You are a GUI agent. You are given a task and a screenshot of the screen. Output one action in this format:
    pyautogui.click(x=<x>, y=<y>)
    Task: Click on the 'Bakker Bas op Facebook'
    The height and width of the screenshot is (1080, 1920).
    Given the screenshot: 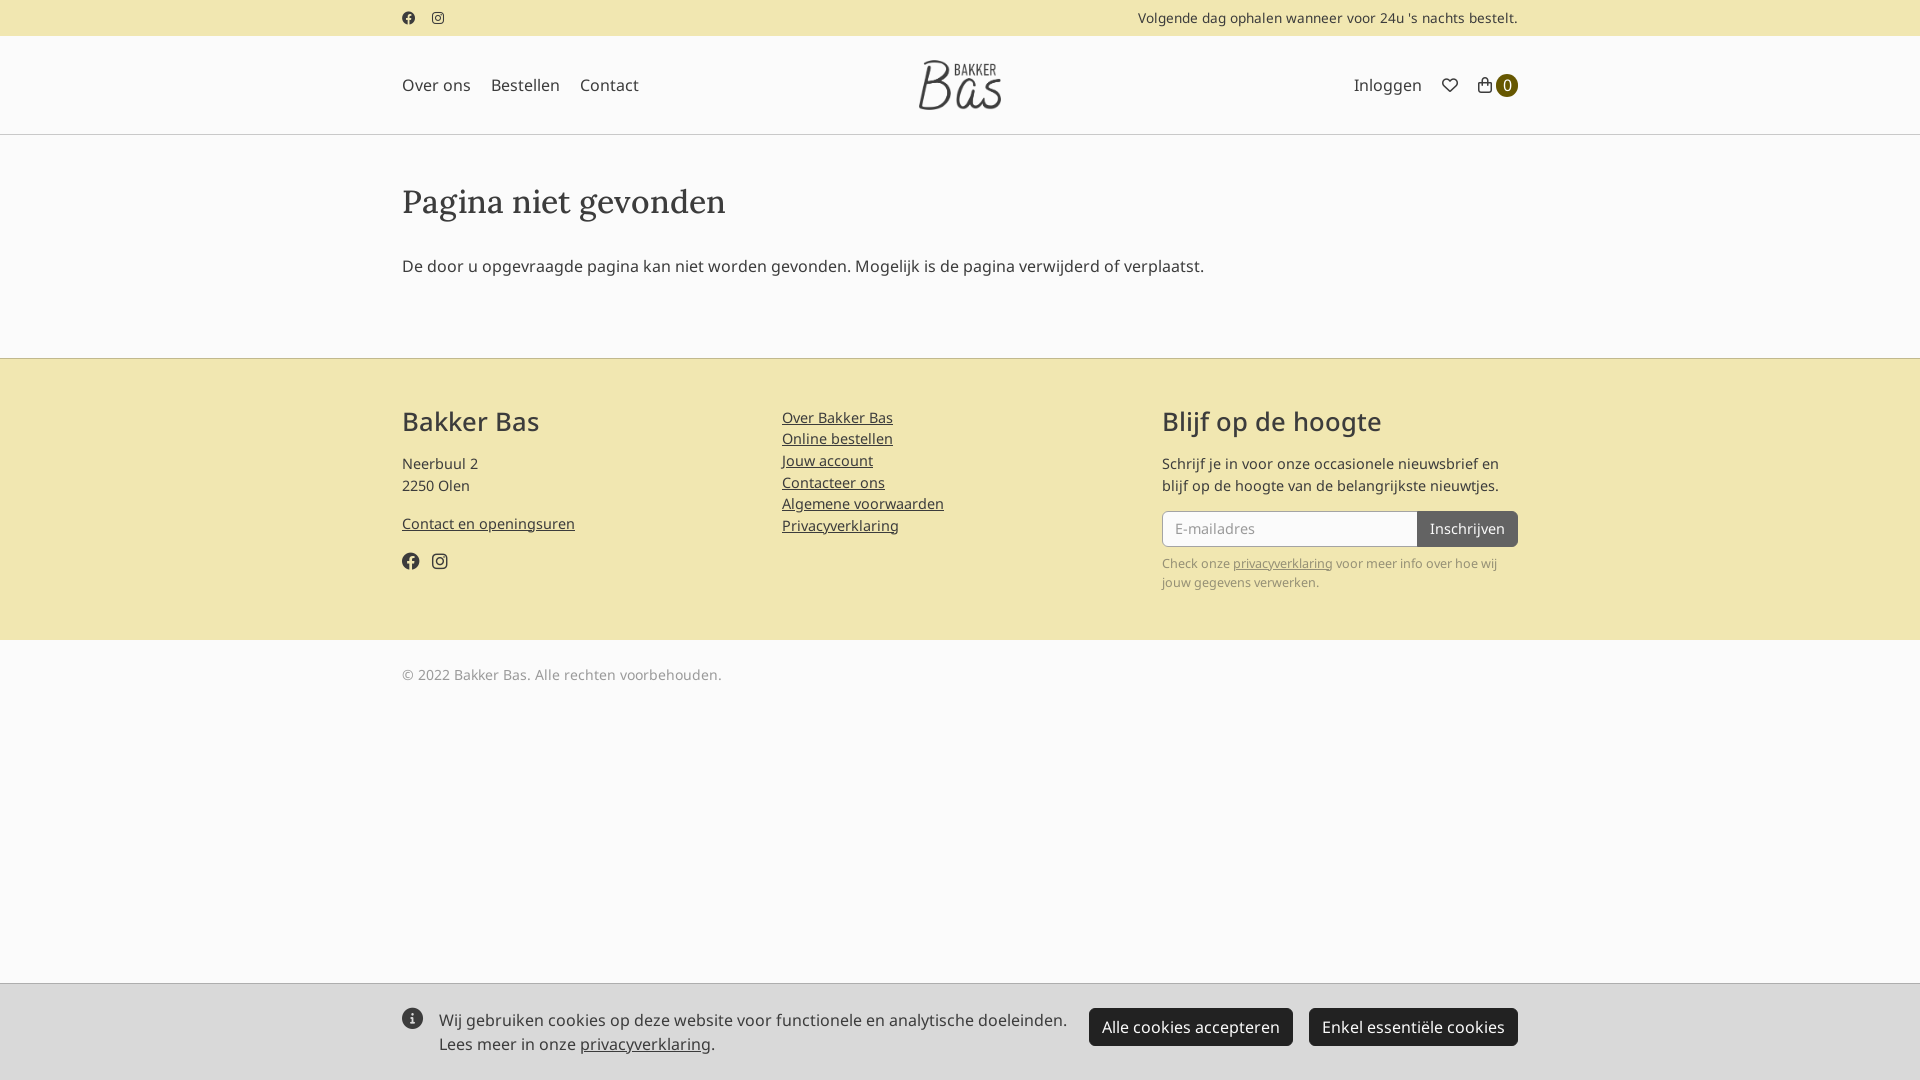 What is the action you would take?
    pyautogui.click(x=401, y=18)
    